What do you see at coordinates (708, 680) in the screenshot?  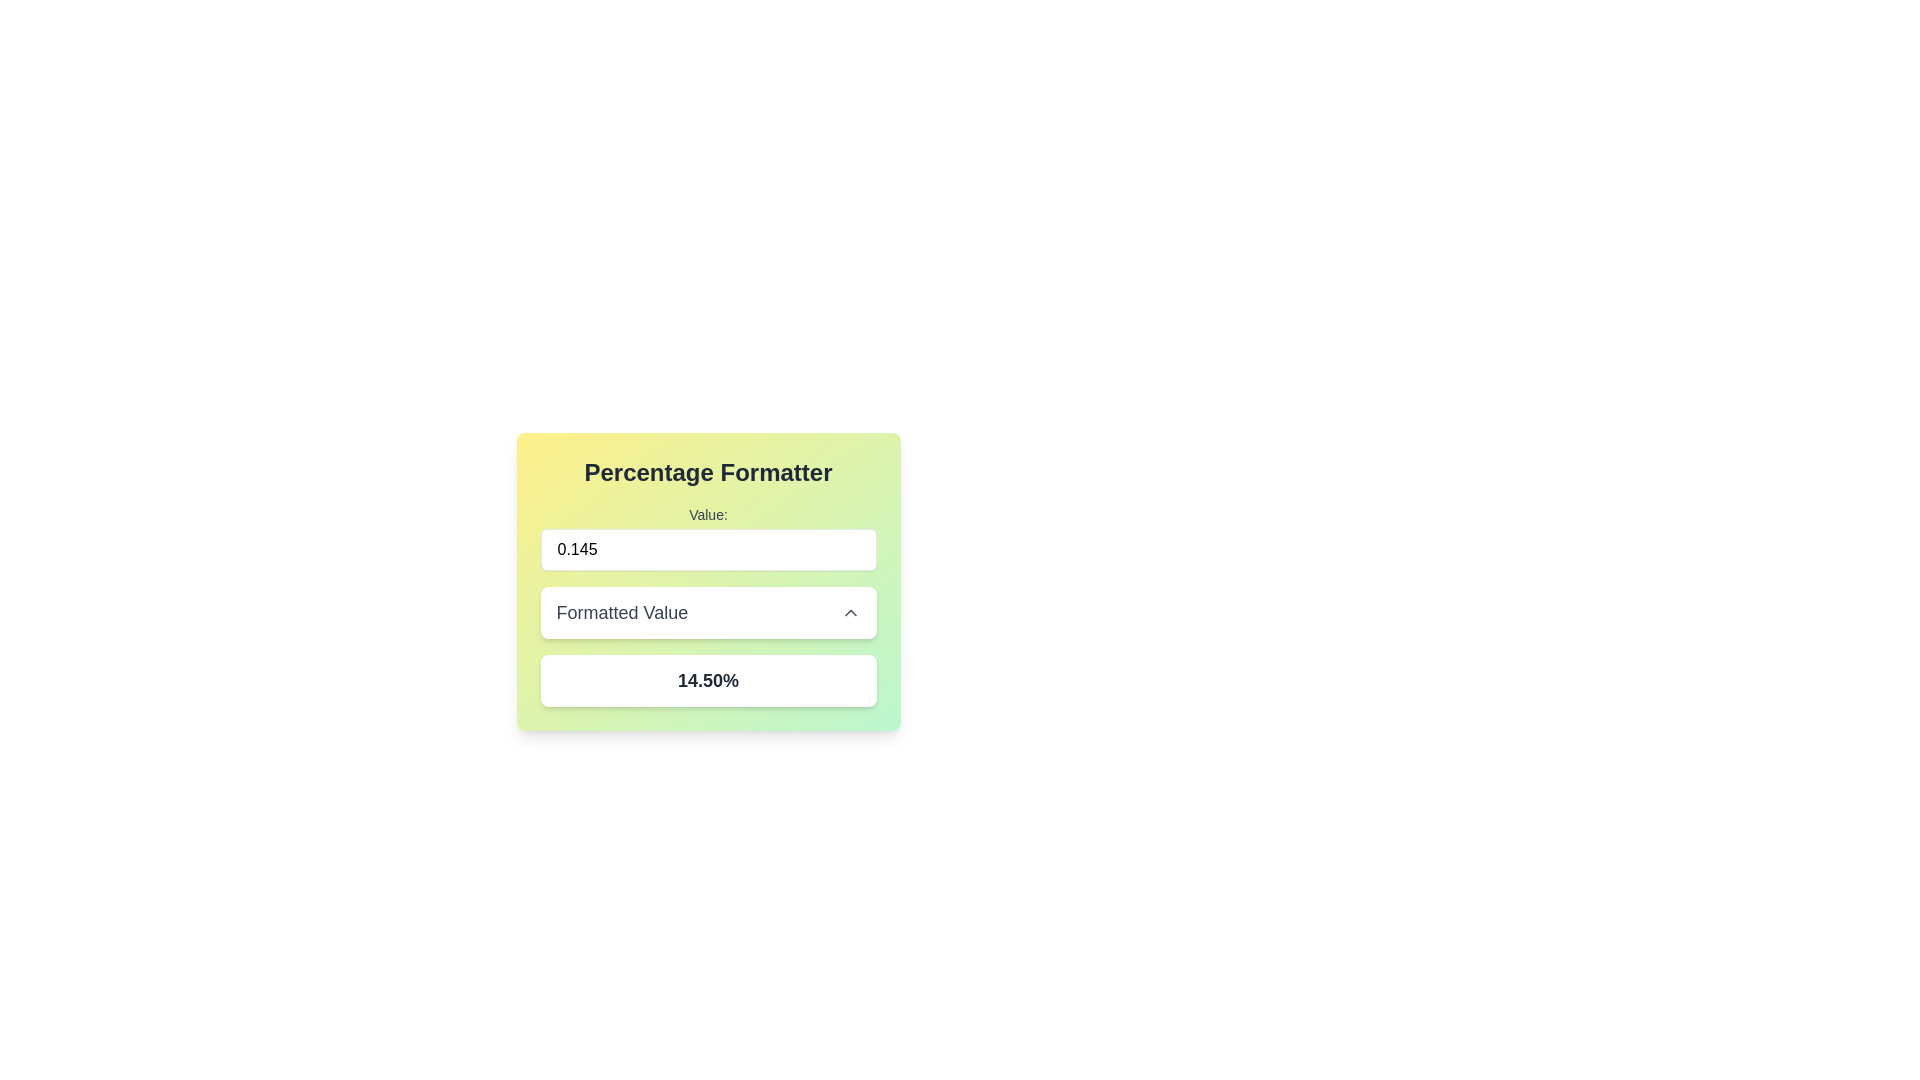 I see `the Display box that shows the numeric percentage value '14.50%', which is styled in a bold font with a dark gray color on a white background and is located beneath the 'Formatted Value' button` at bounding box center [708, 680].